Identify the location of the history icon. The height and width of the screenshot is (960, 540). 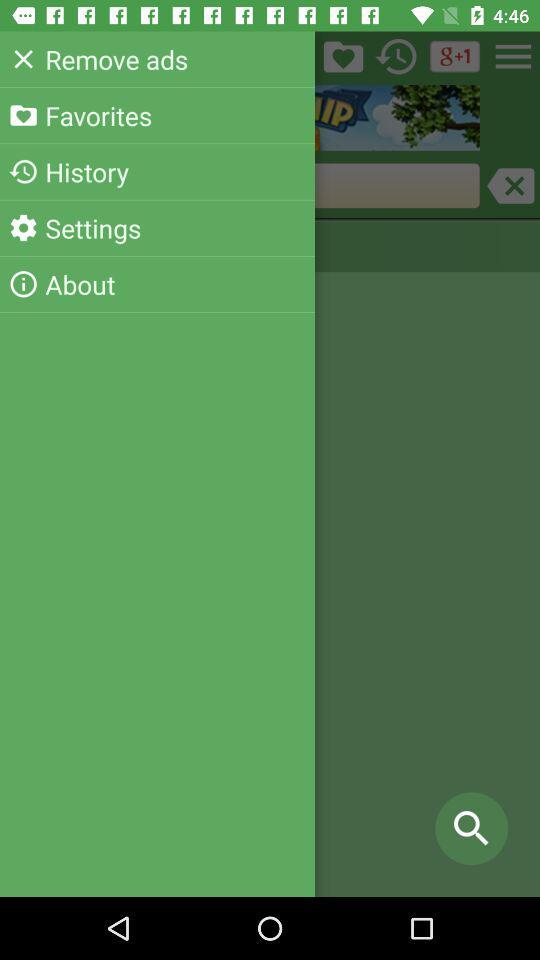
(396, 55).